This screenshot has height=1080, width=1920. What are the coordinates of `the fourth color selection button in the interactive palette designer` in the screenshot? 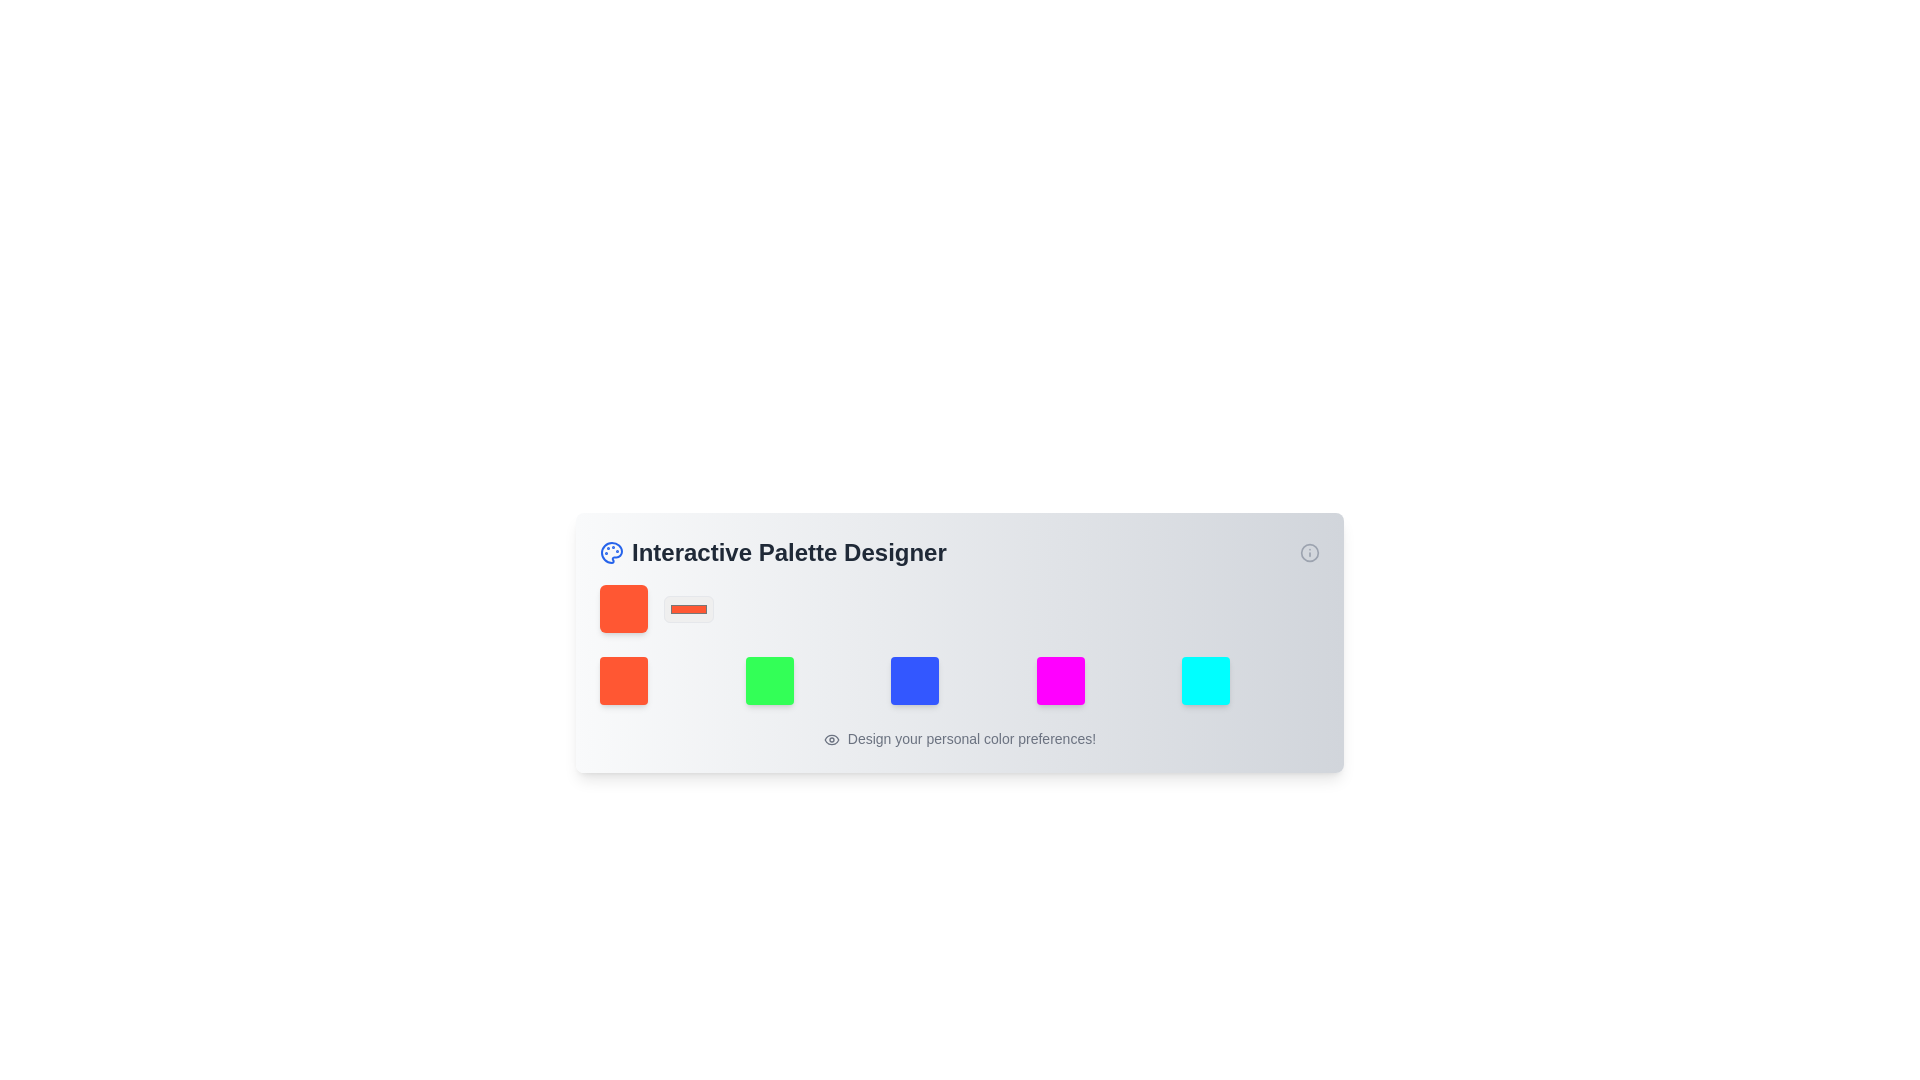 It's located at (1059, 680).